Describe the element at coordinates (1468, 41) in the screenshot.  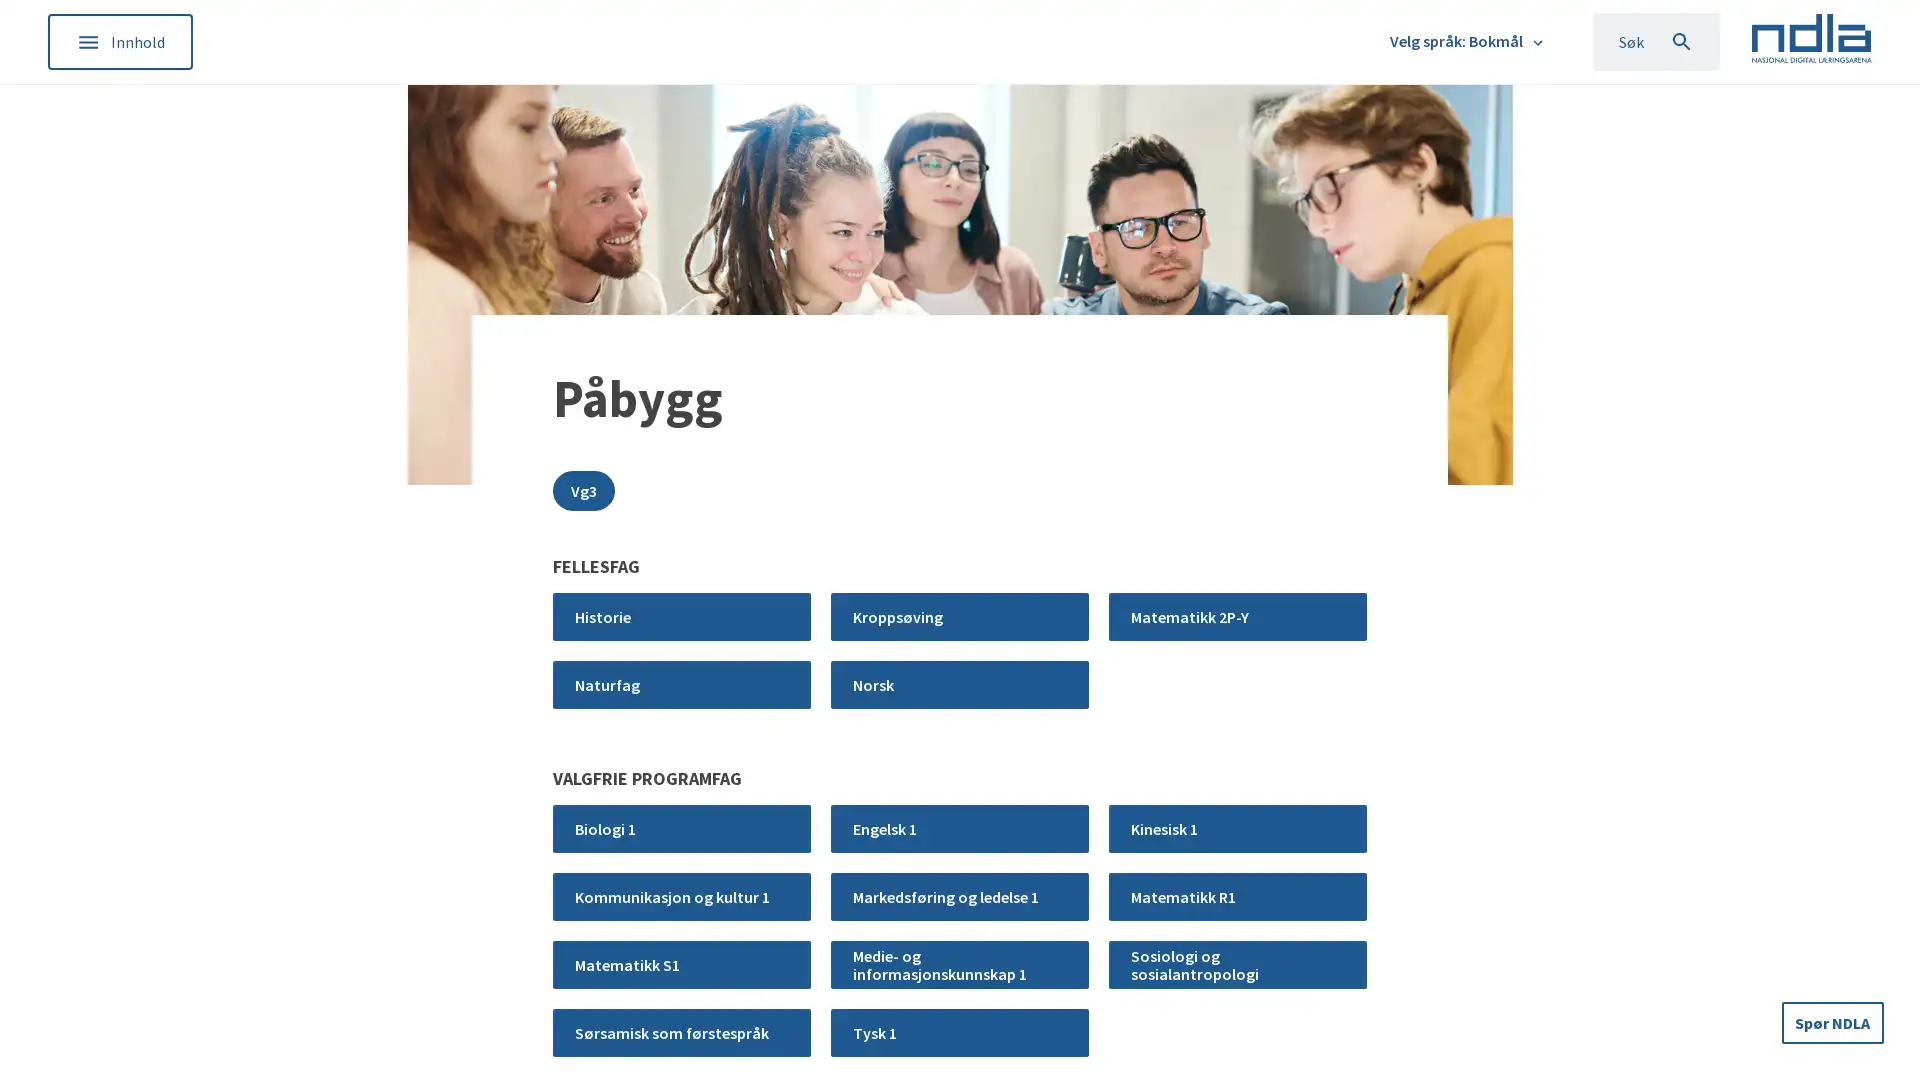
I see `Velg sprak: Bokmal` at that location.